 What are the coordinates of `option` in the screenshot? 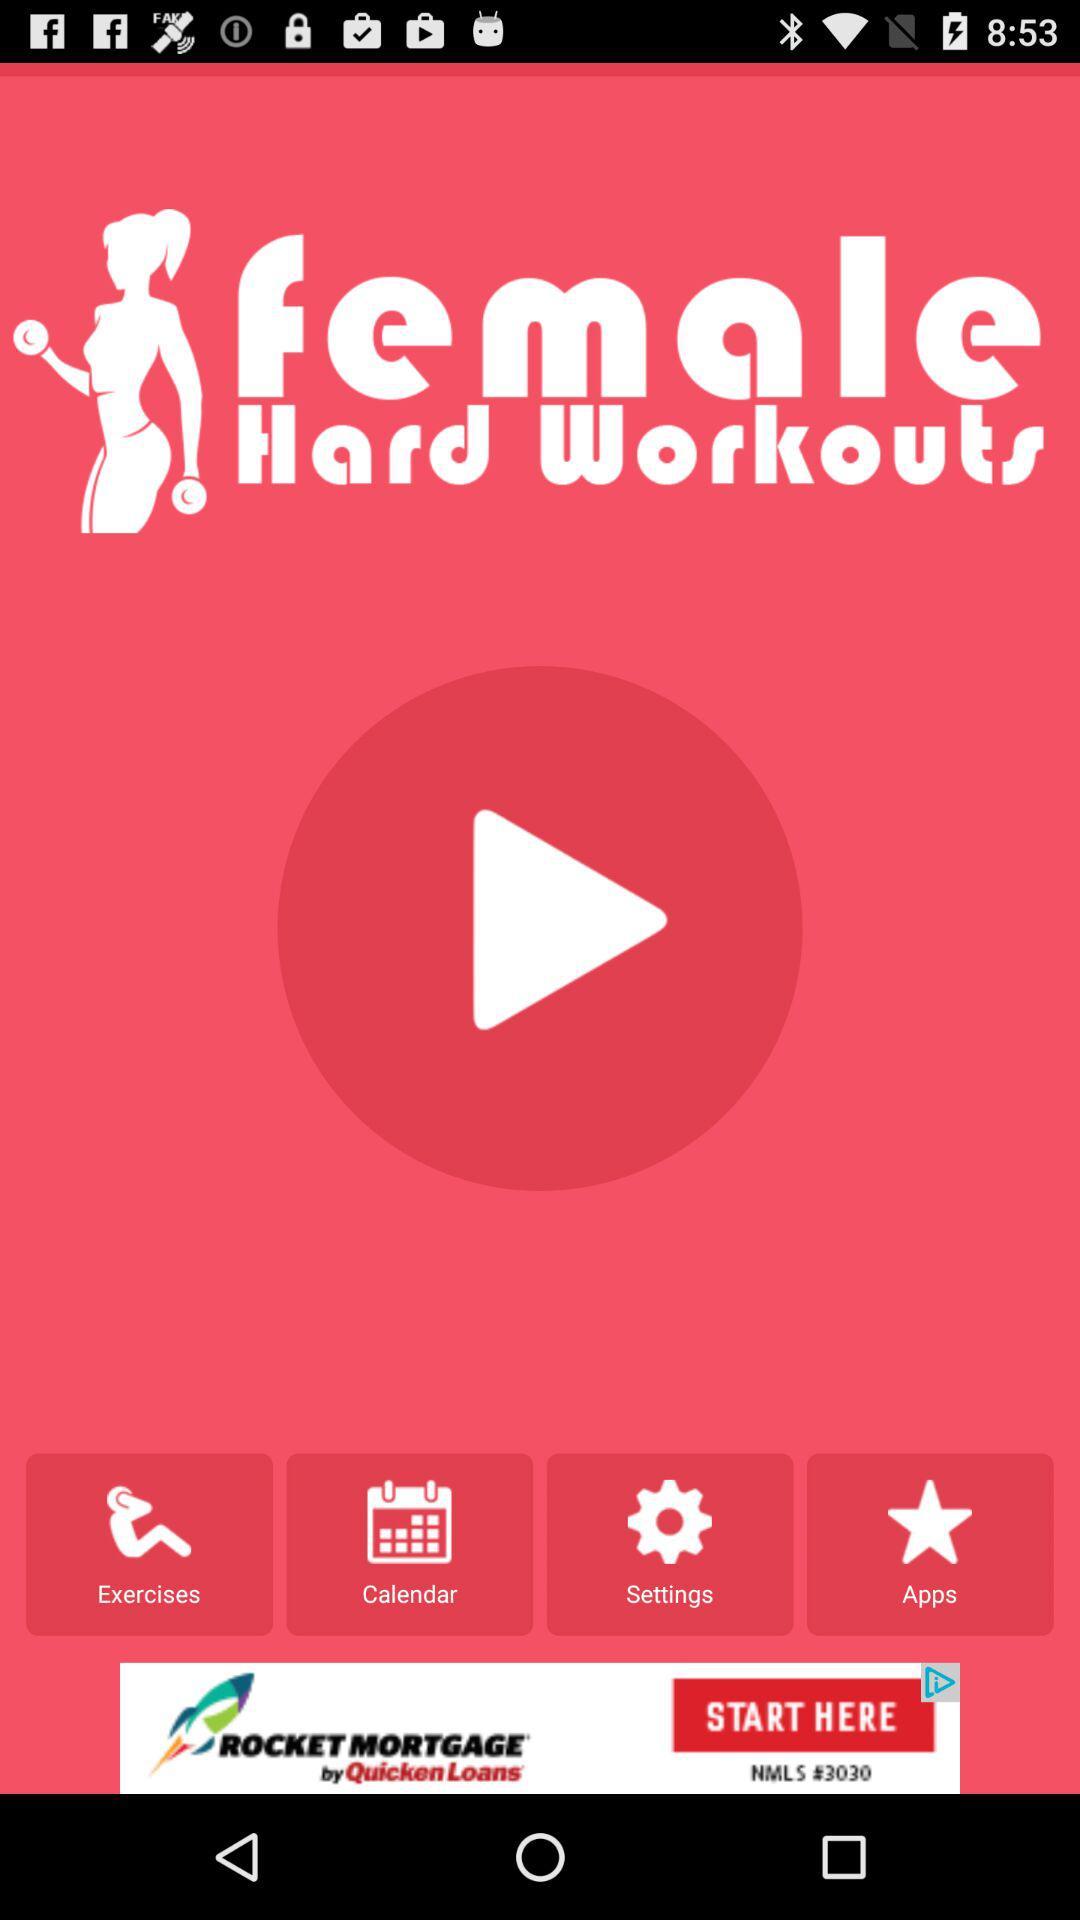 It's located at (540, 927).